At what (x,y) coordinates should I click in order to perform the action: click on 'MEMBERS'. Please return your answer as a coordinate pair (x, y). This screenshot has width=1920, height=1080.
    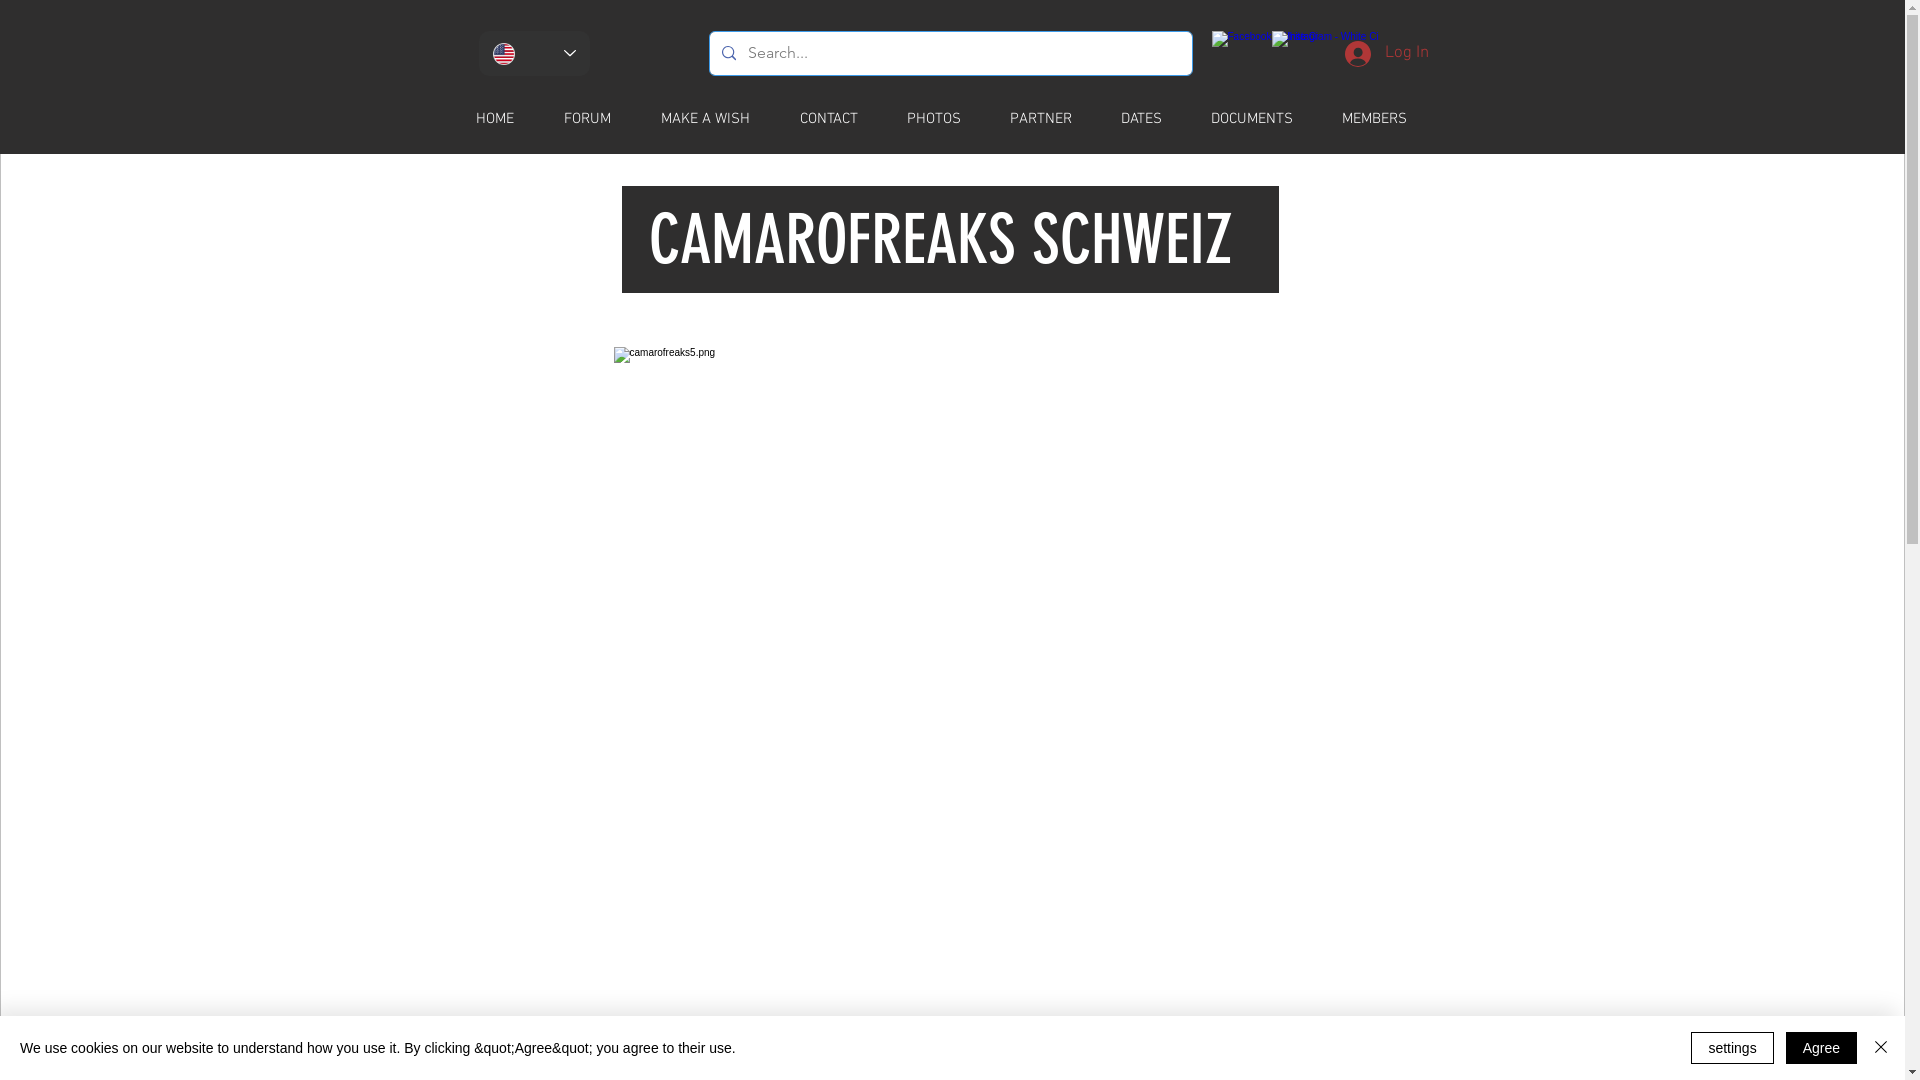
    Looking at the image, I should click on (1384, 119).